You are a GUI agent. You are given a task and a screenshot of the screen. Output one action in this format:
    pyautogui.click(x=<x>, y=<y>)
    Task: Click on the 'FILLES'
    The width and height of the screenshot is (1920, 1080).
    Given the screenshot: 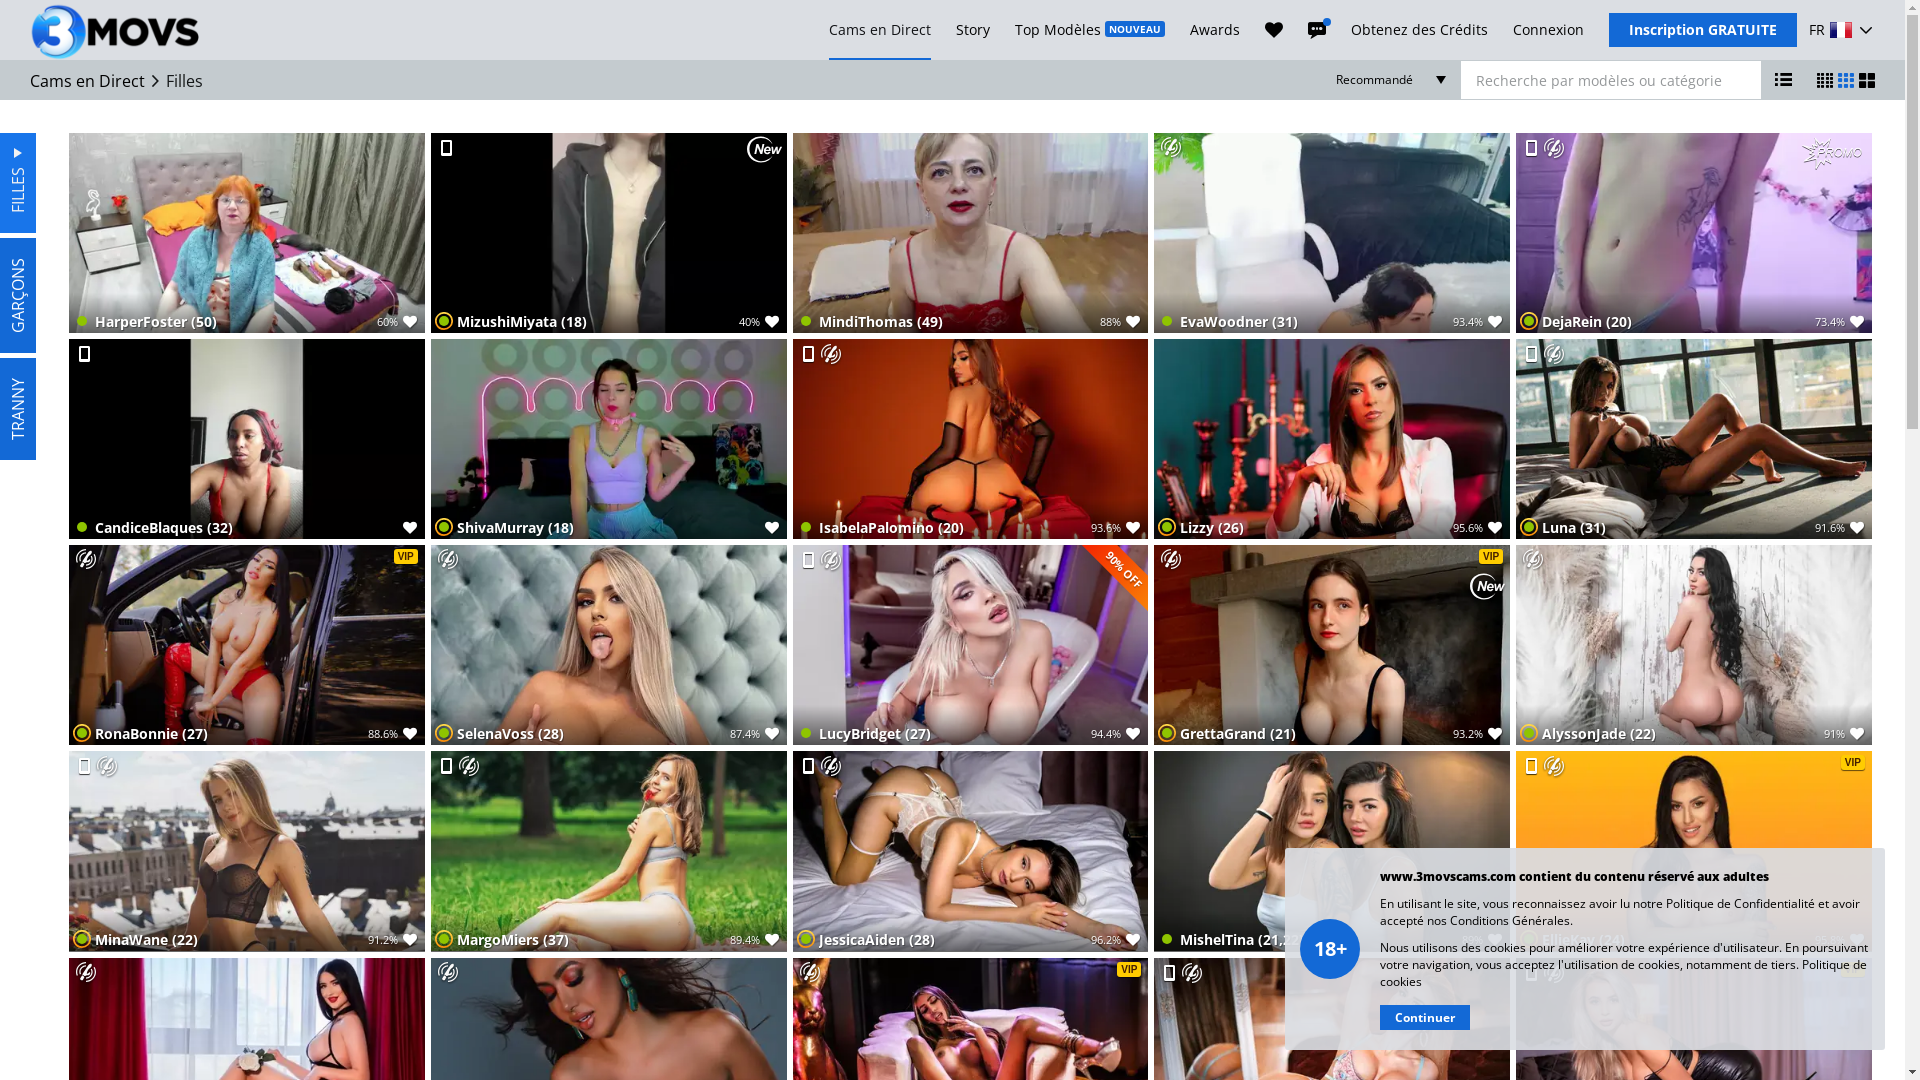 What is the action you would take?
    pyautogui.click(x=49, y=149)
    